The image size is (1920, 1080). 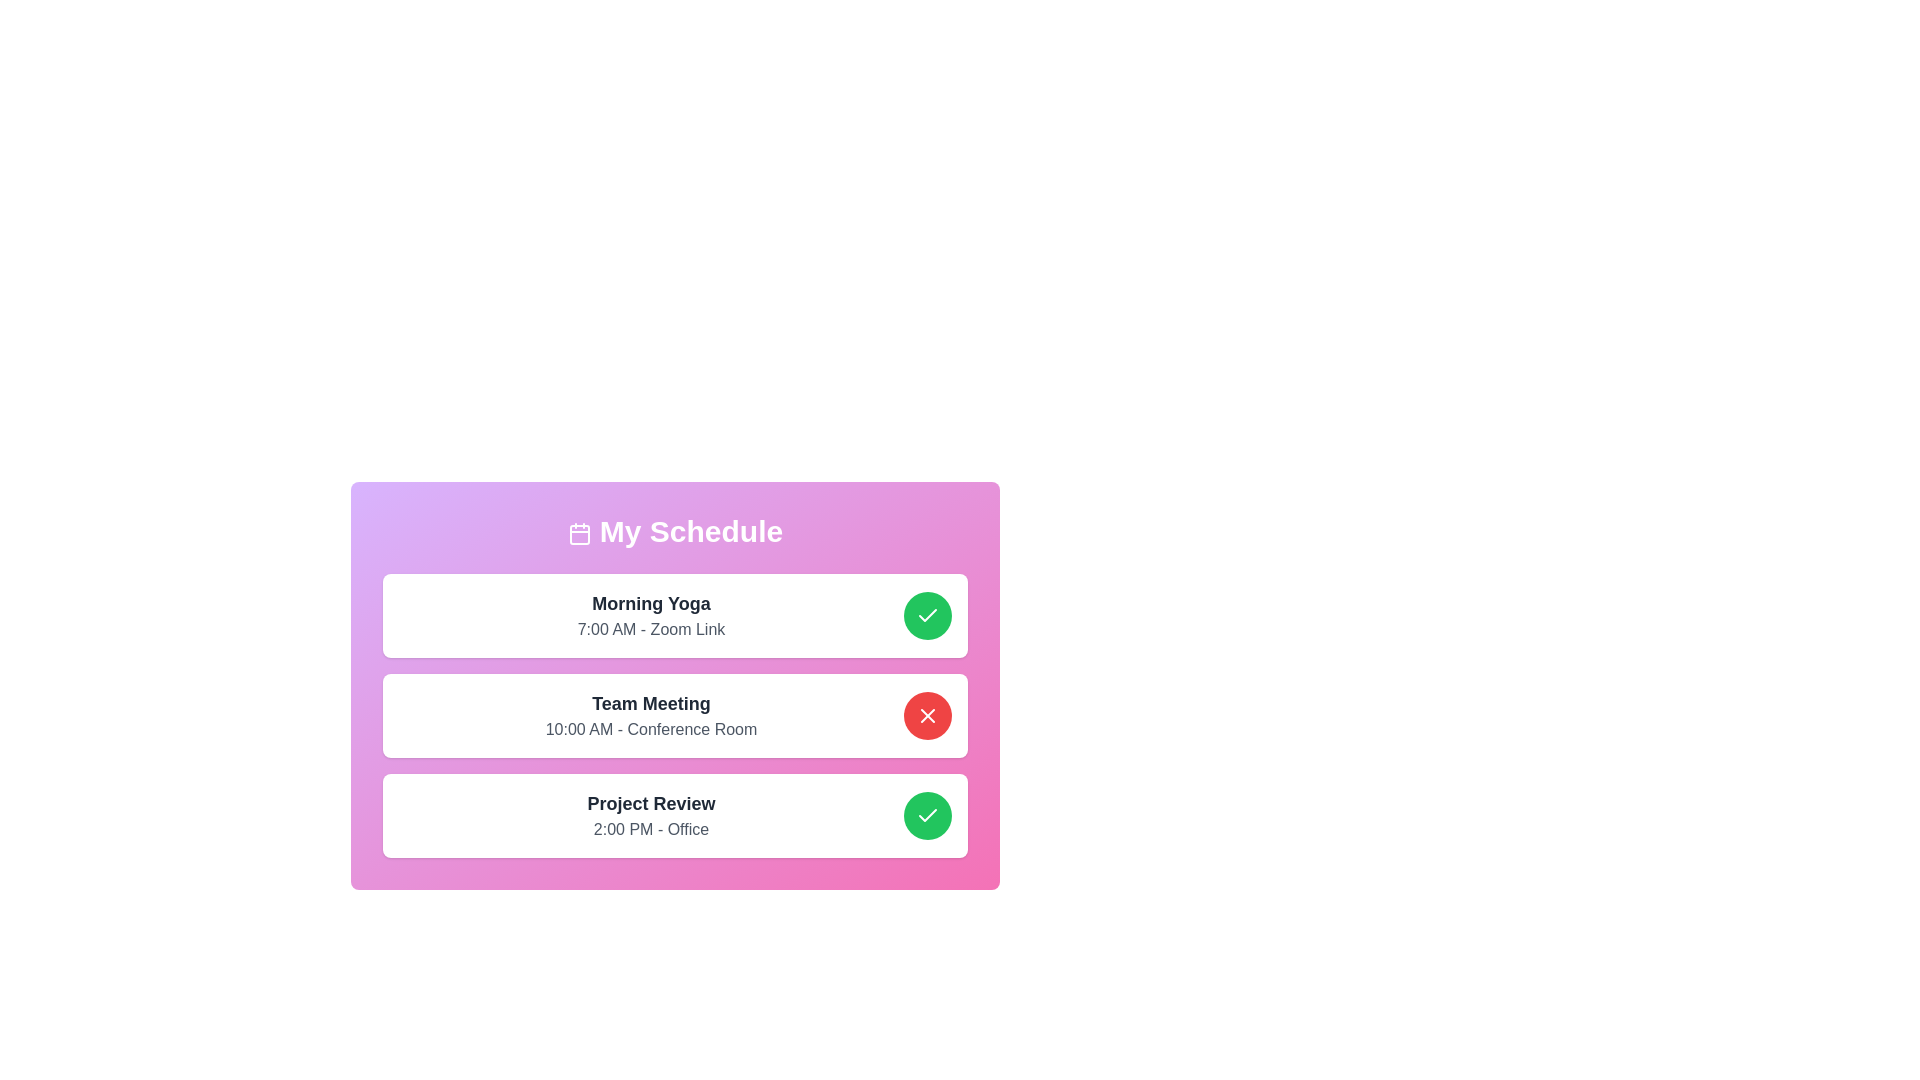 What do you see at coordinates (578, 533) in the screenshot?
I see `the calendar icon in the header` at bounding box center [578, 533].